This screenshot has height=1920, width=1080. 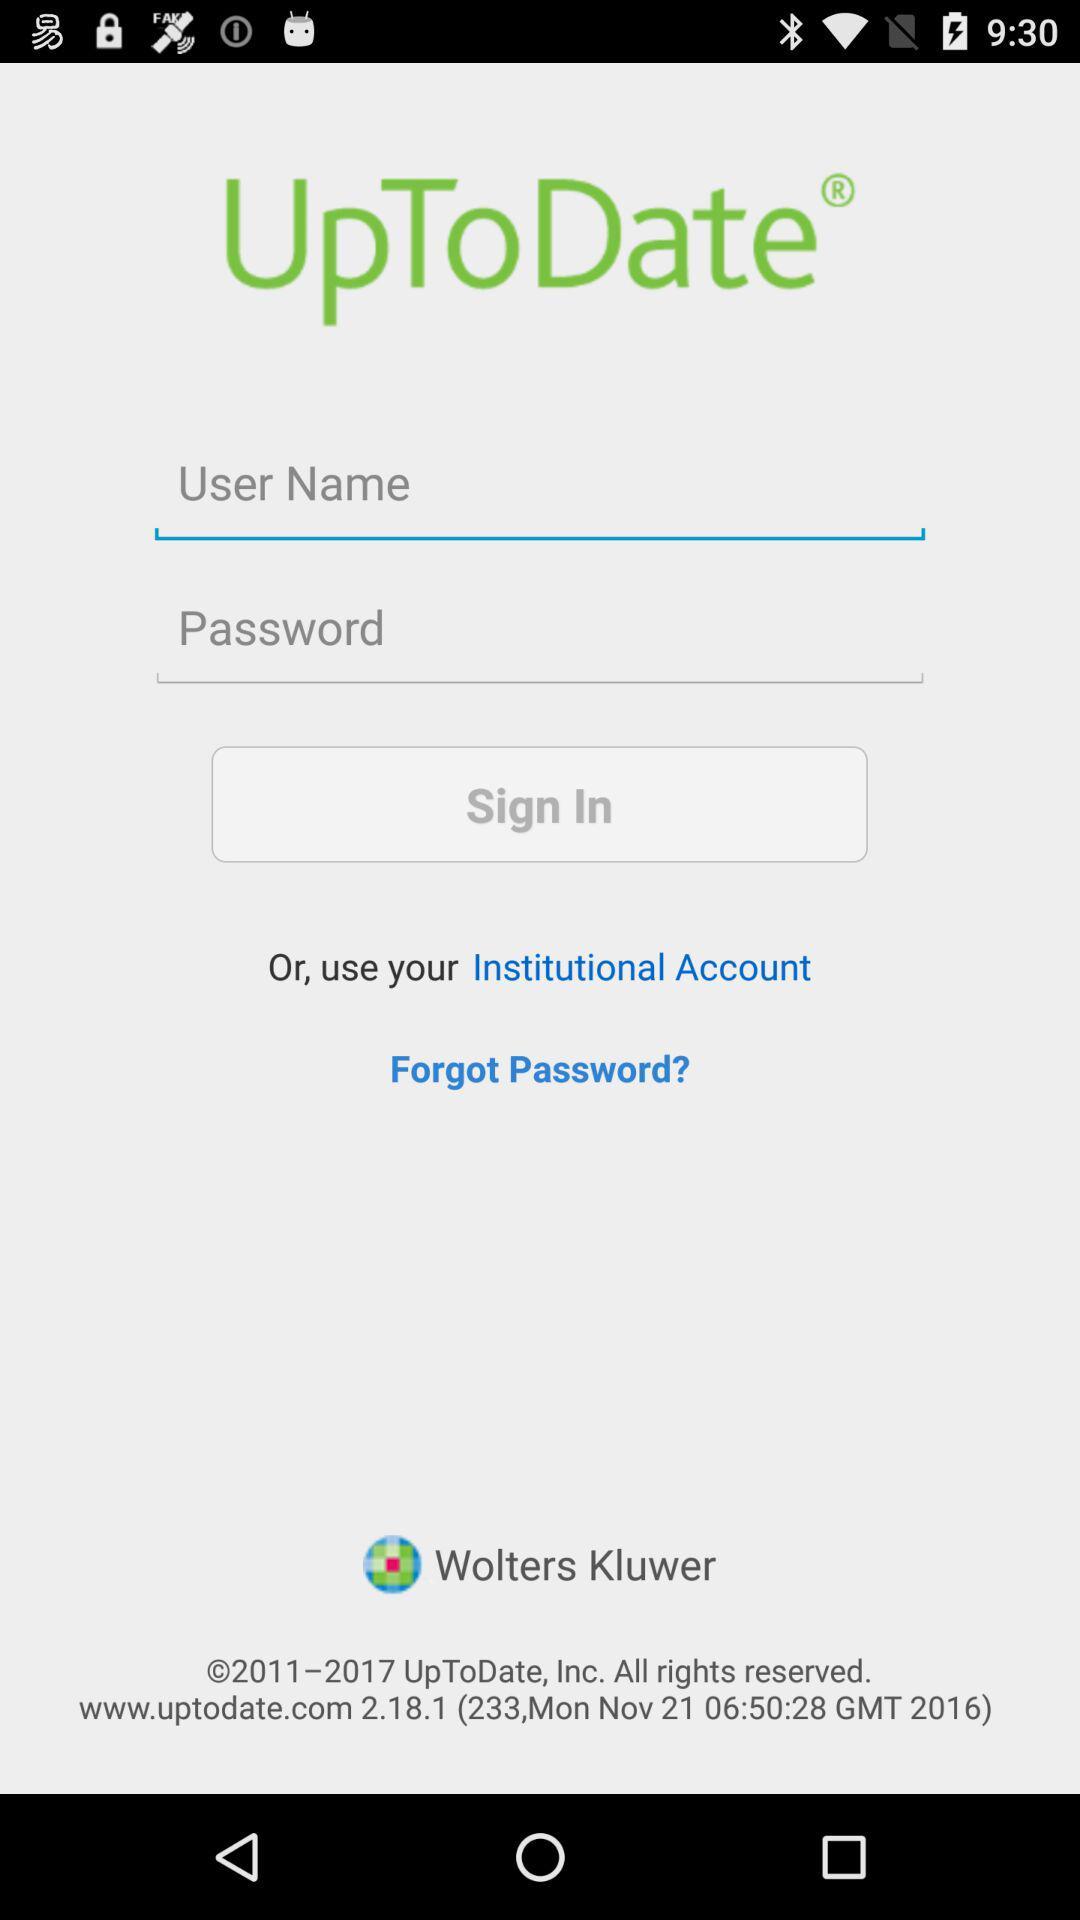 What do you see at coordinates (538, 1564) in the screenshot?
I see `the app above 2011 2017 uptodate item` at bounding box center [538, 1564].